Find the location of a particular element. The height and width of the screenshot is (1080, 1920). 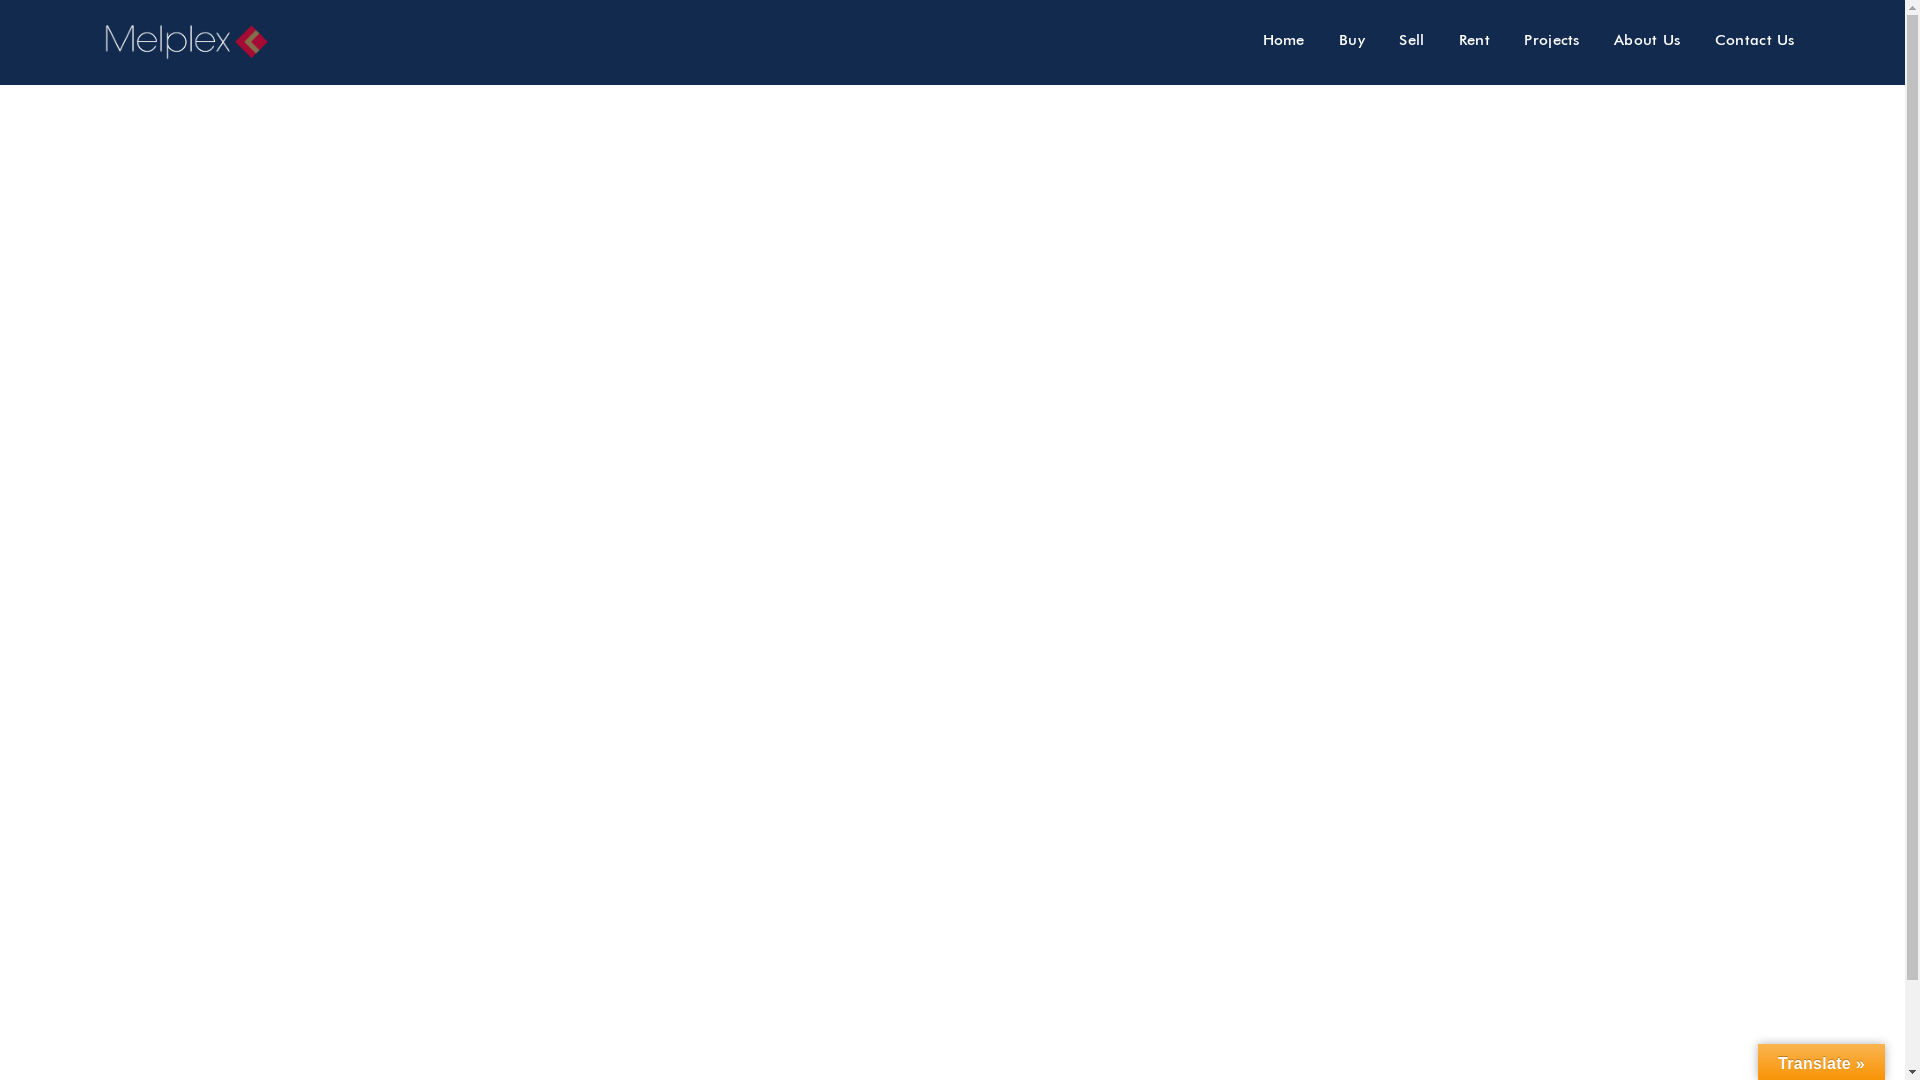

'Rent' is located at coordinates (1474, 39).